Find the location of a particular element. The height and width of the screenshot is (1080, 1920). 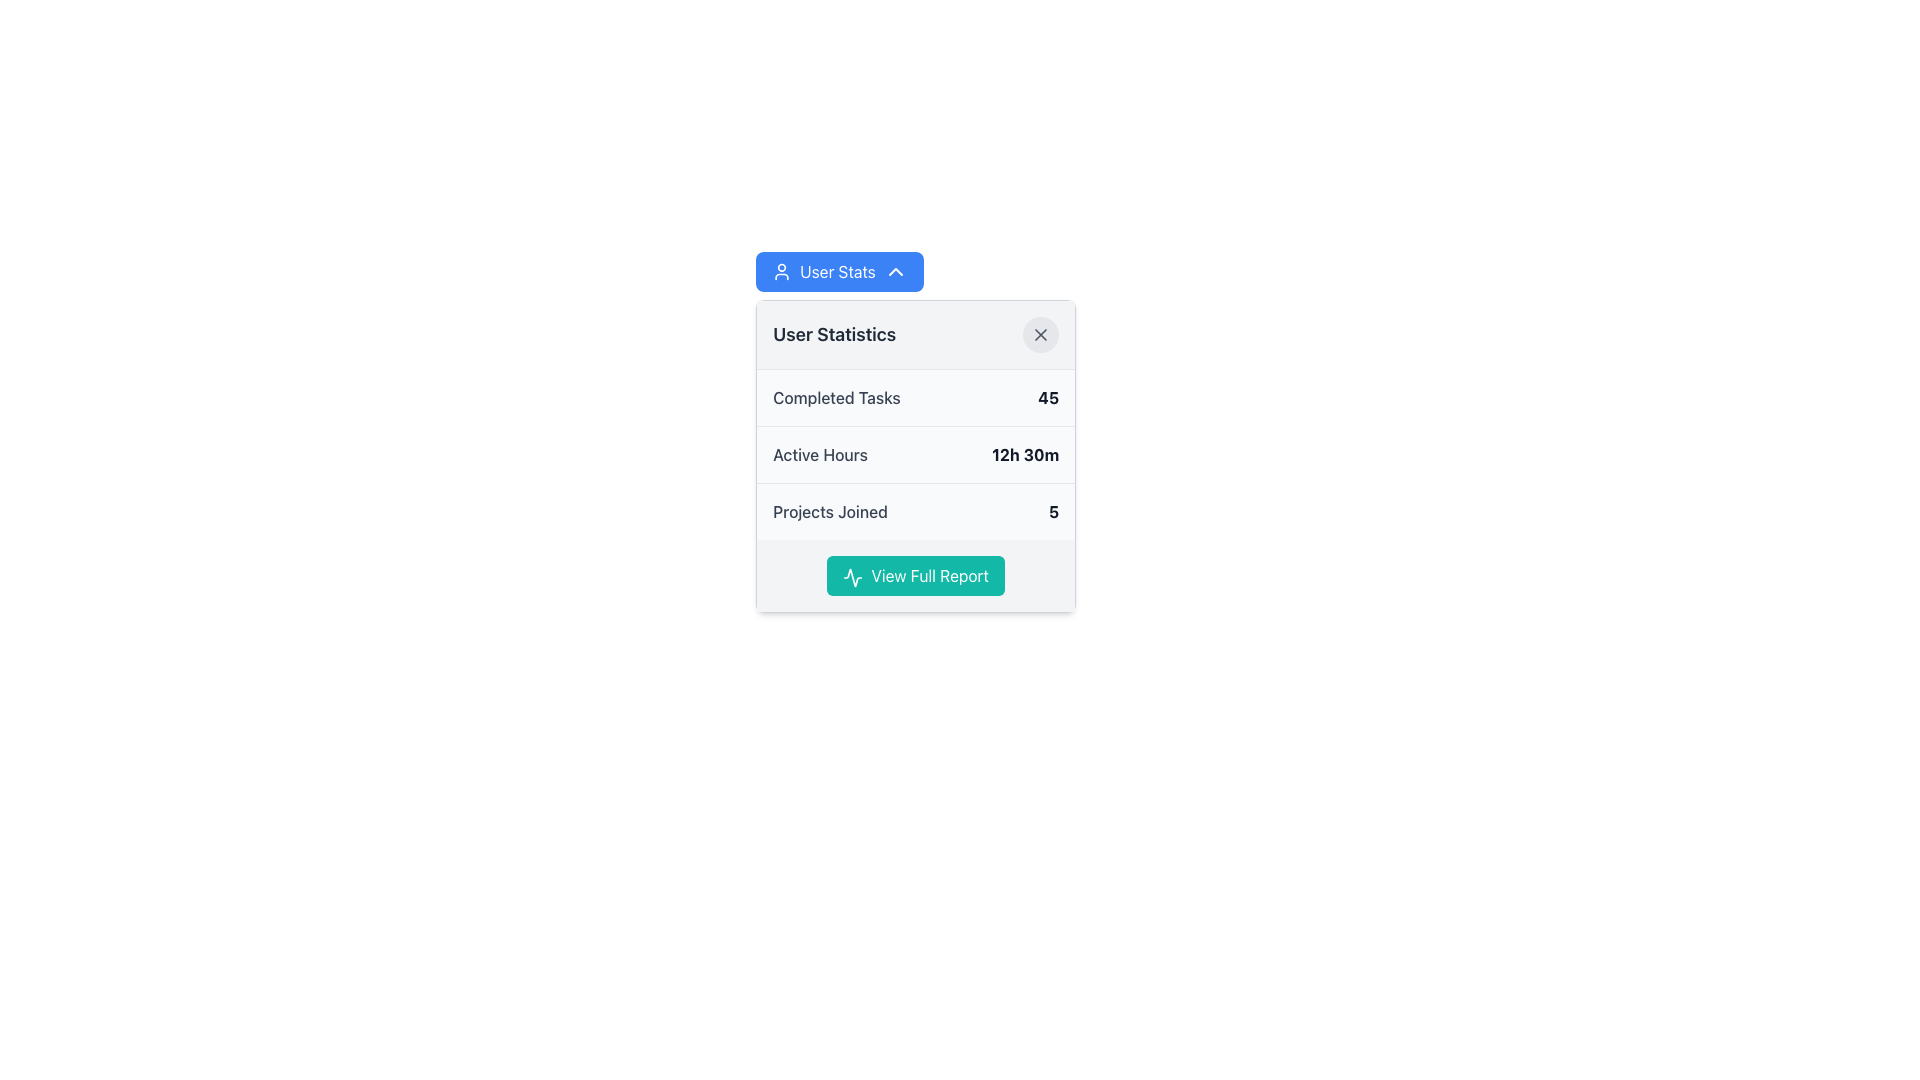

the button labeled 'View Full Report' with a teal background and white text for visual feedback is located at coordinates (915, 575).